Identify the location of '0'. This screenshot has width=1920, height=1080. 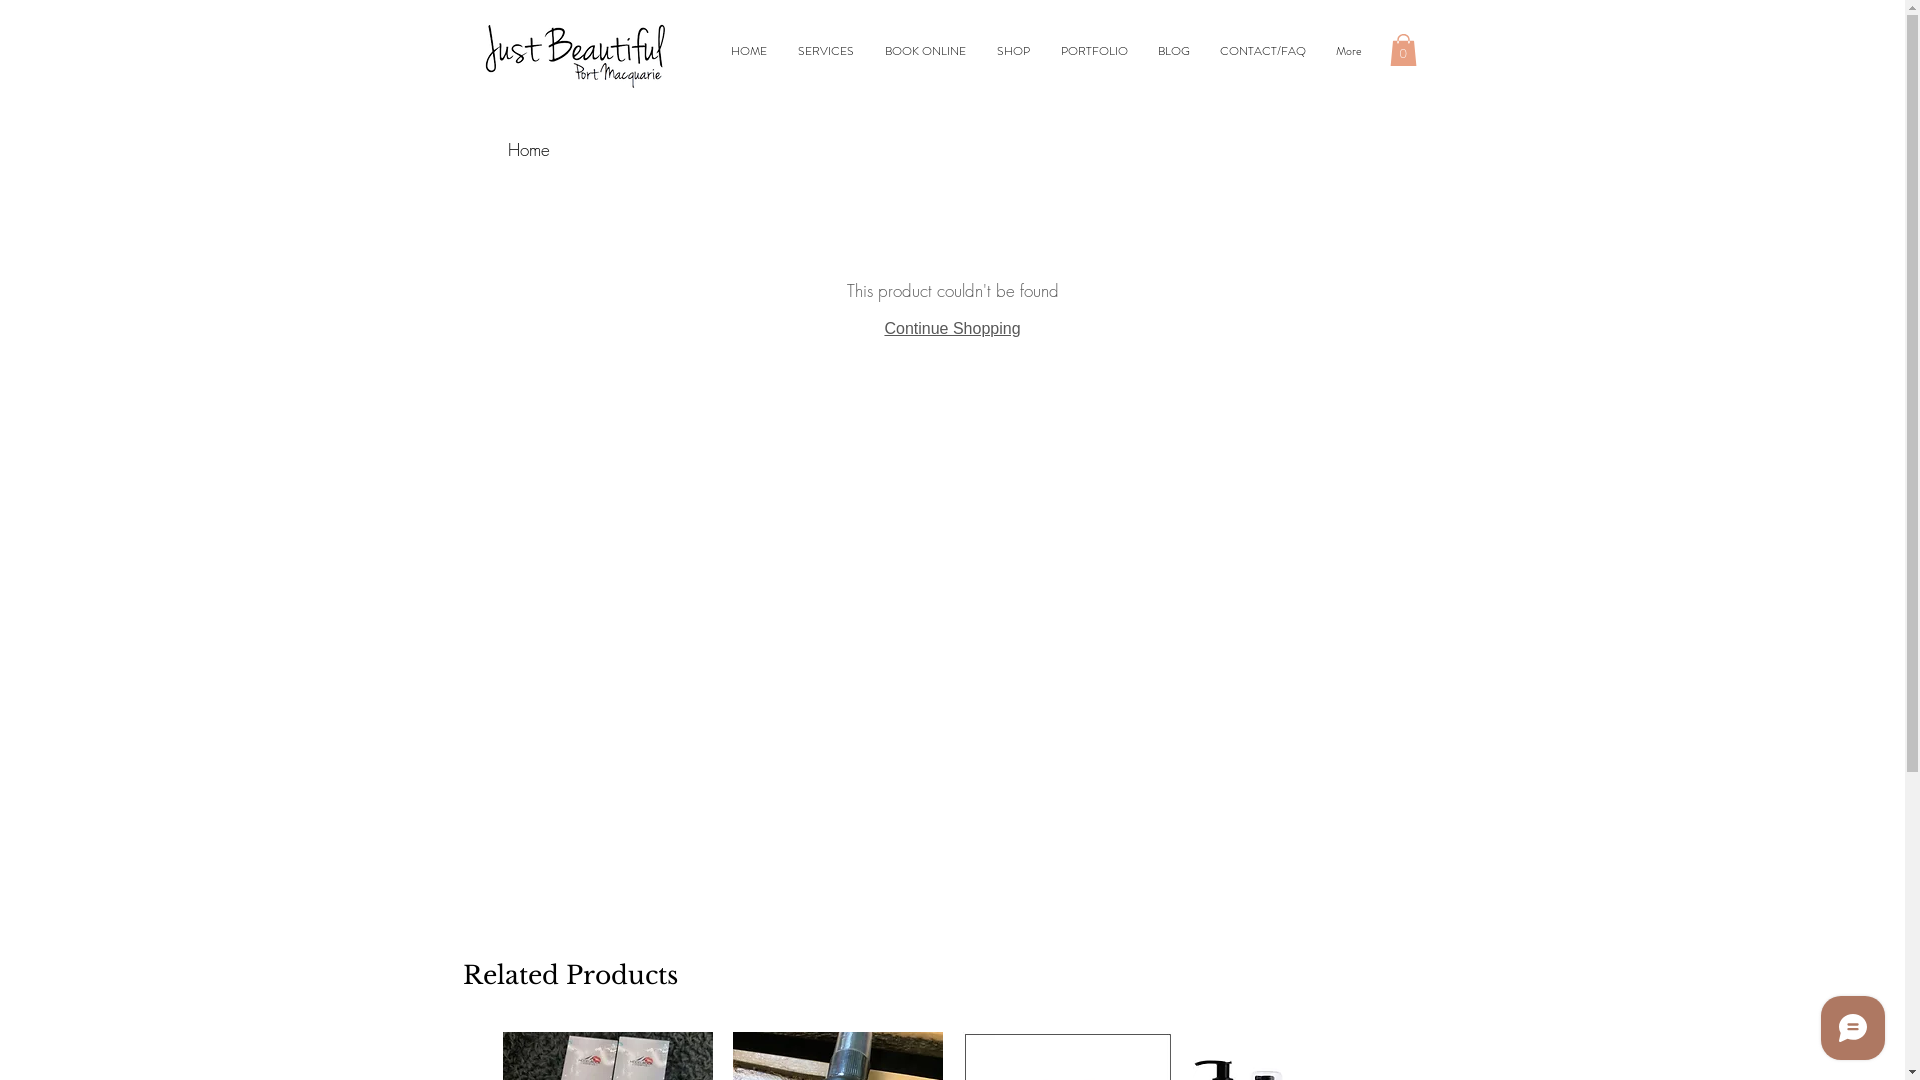
(1402, 49).